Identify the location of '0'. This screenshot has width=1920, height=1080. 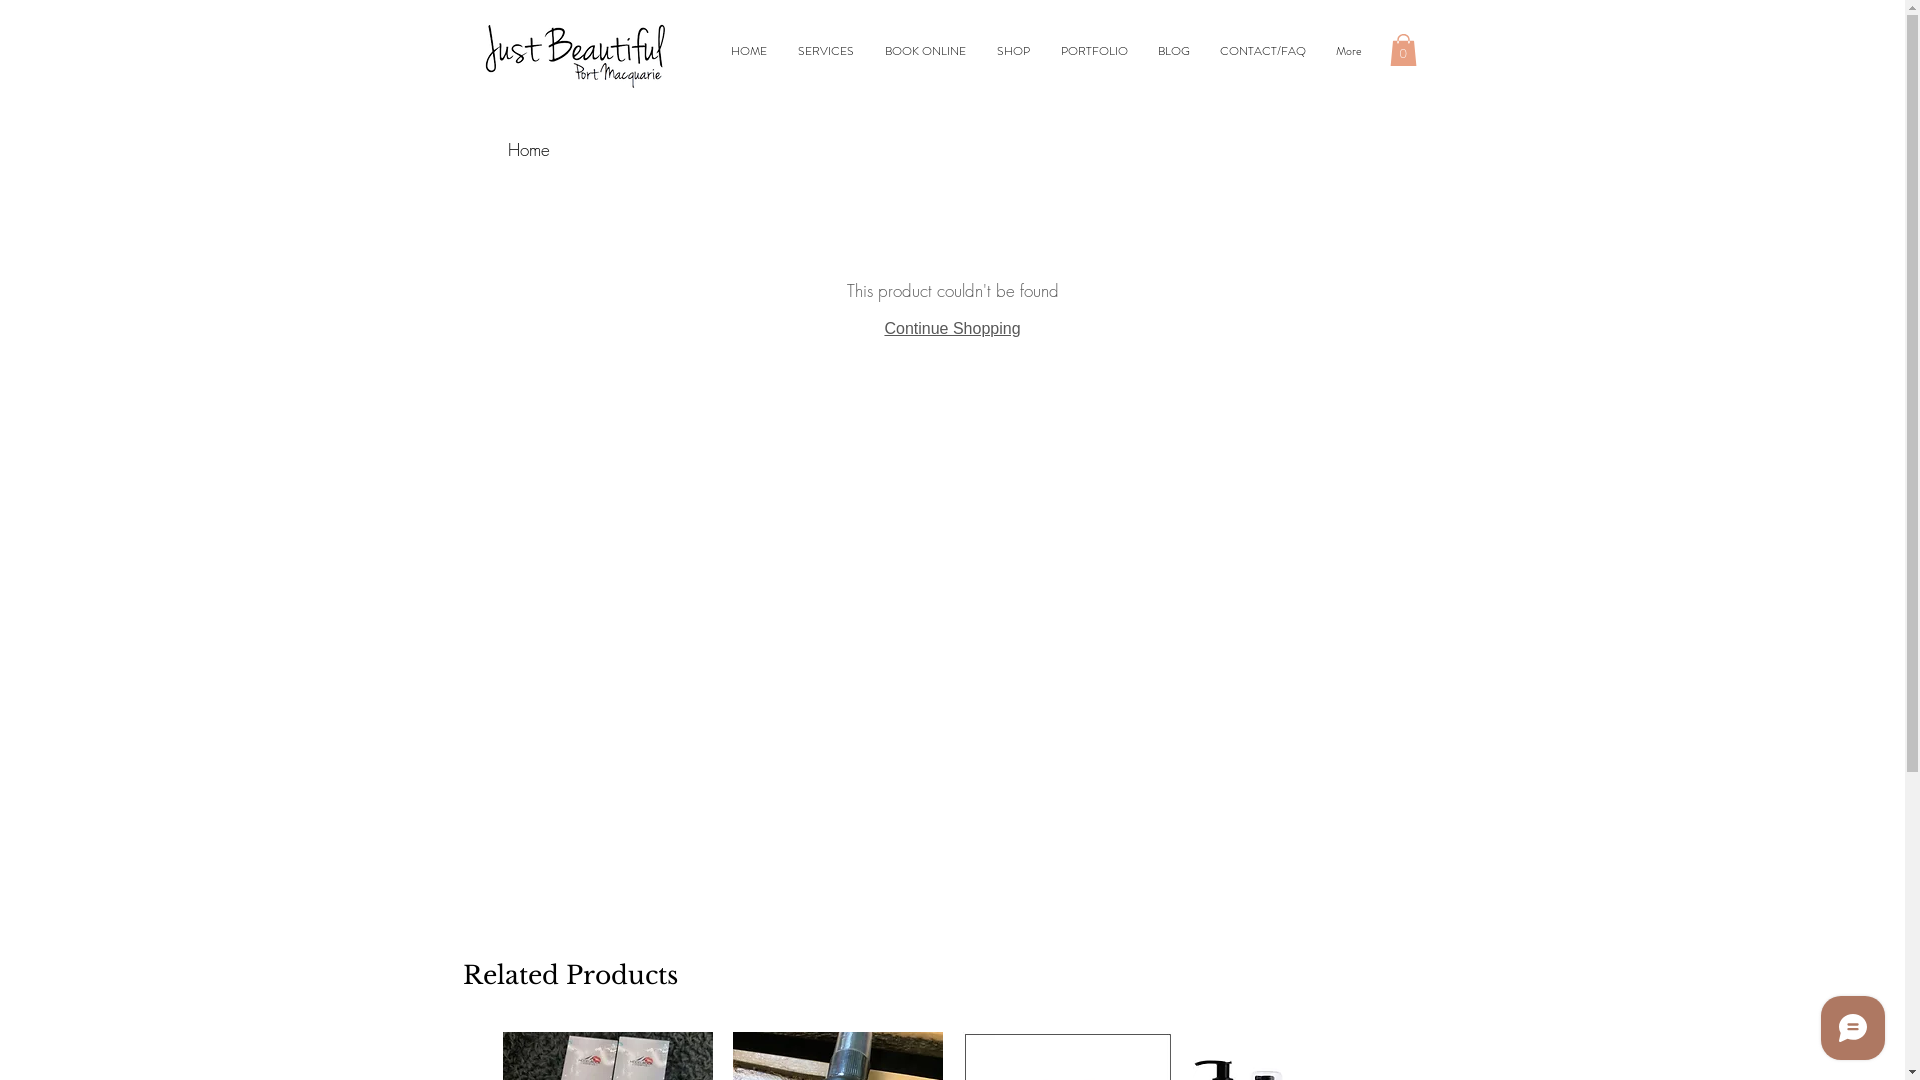
(1402, 49).